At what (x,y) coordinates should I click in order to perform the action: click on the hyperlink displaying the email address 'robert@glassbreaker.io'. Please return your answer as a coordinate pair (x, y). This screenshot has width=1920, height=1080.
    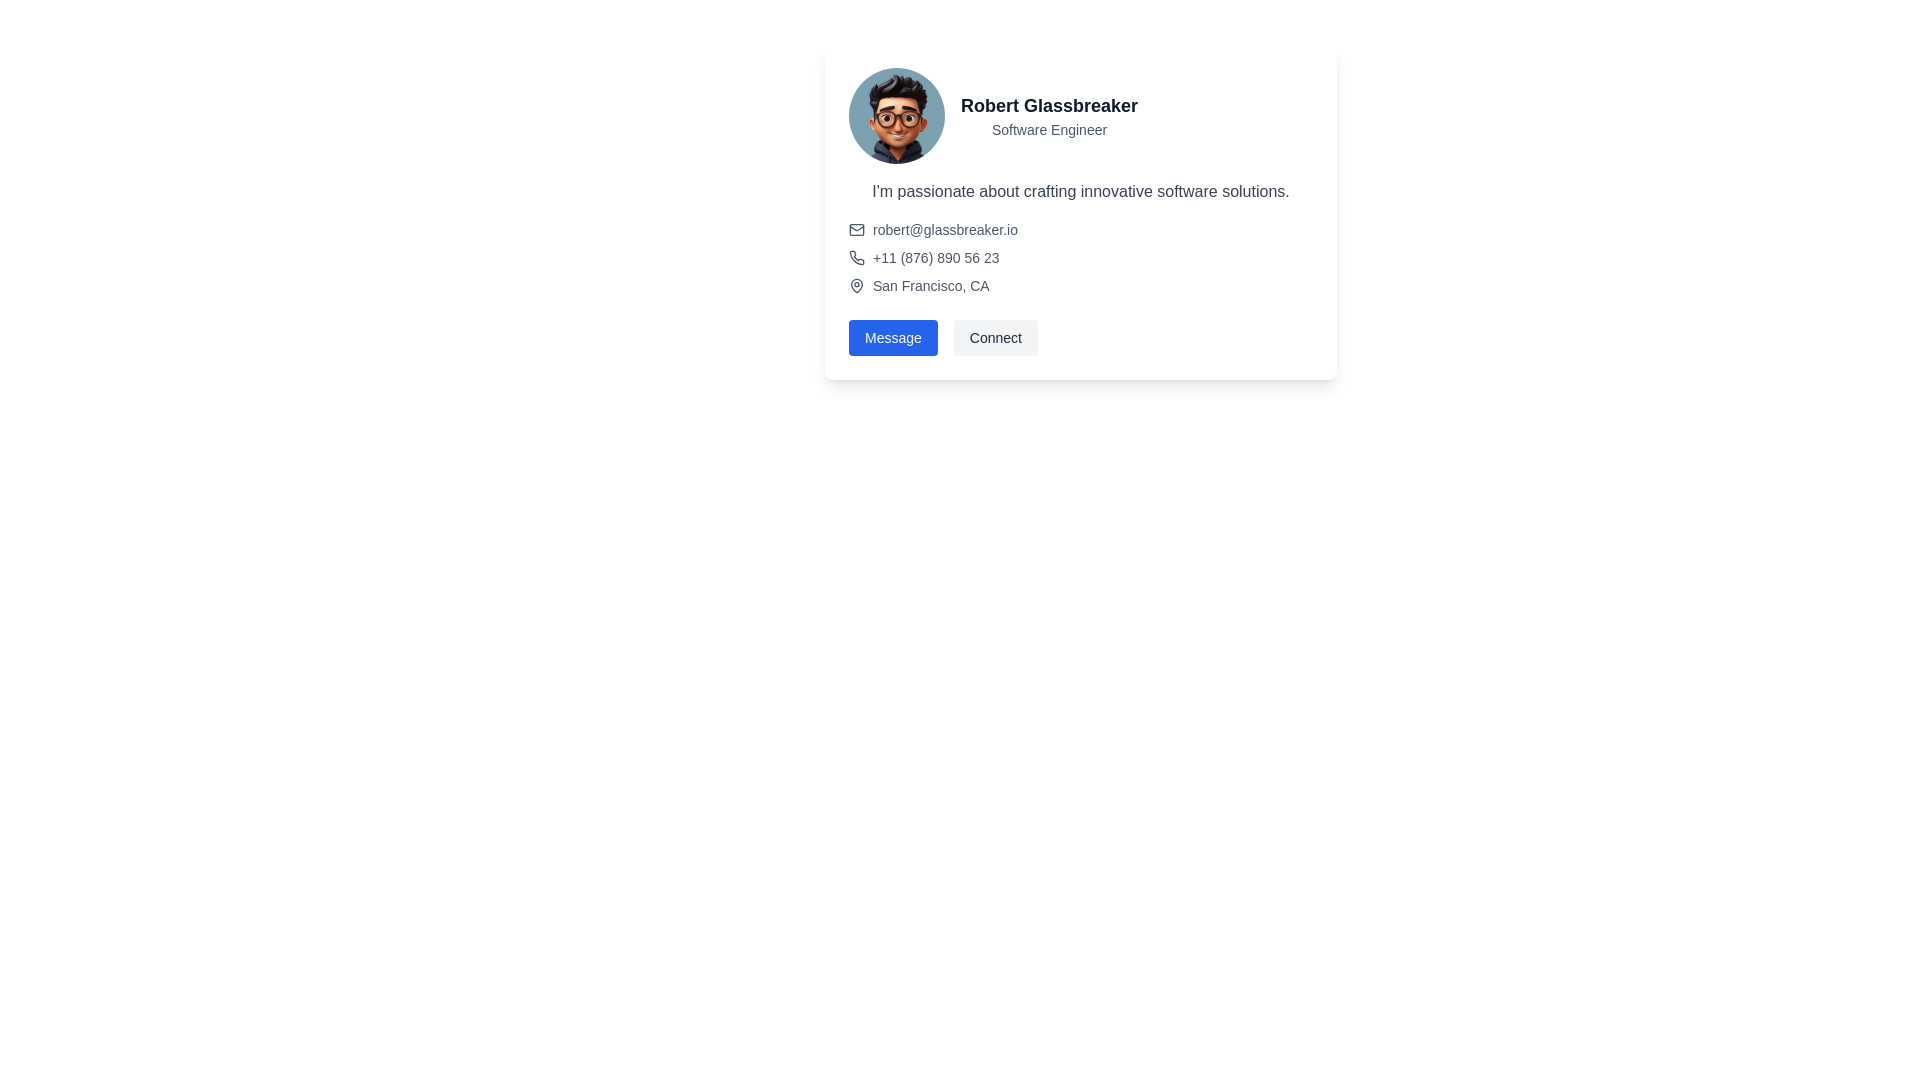
    Looking at the image, I should click on (944, 229).